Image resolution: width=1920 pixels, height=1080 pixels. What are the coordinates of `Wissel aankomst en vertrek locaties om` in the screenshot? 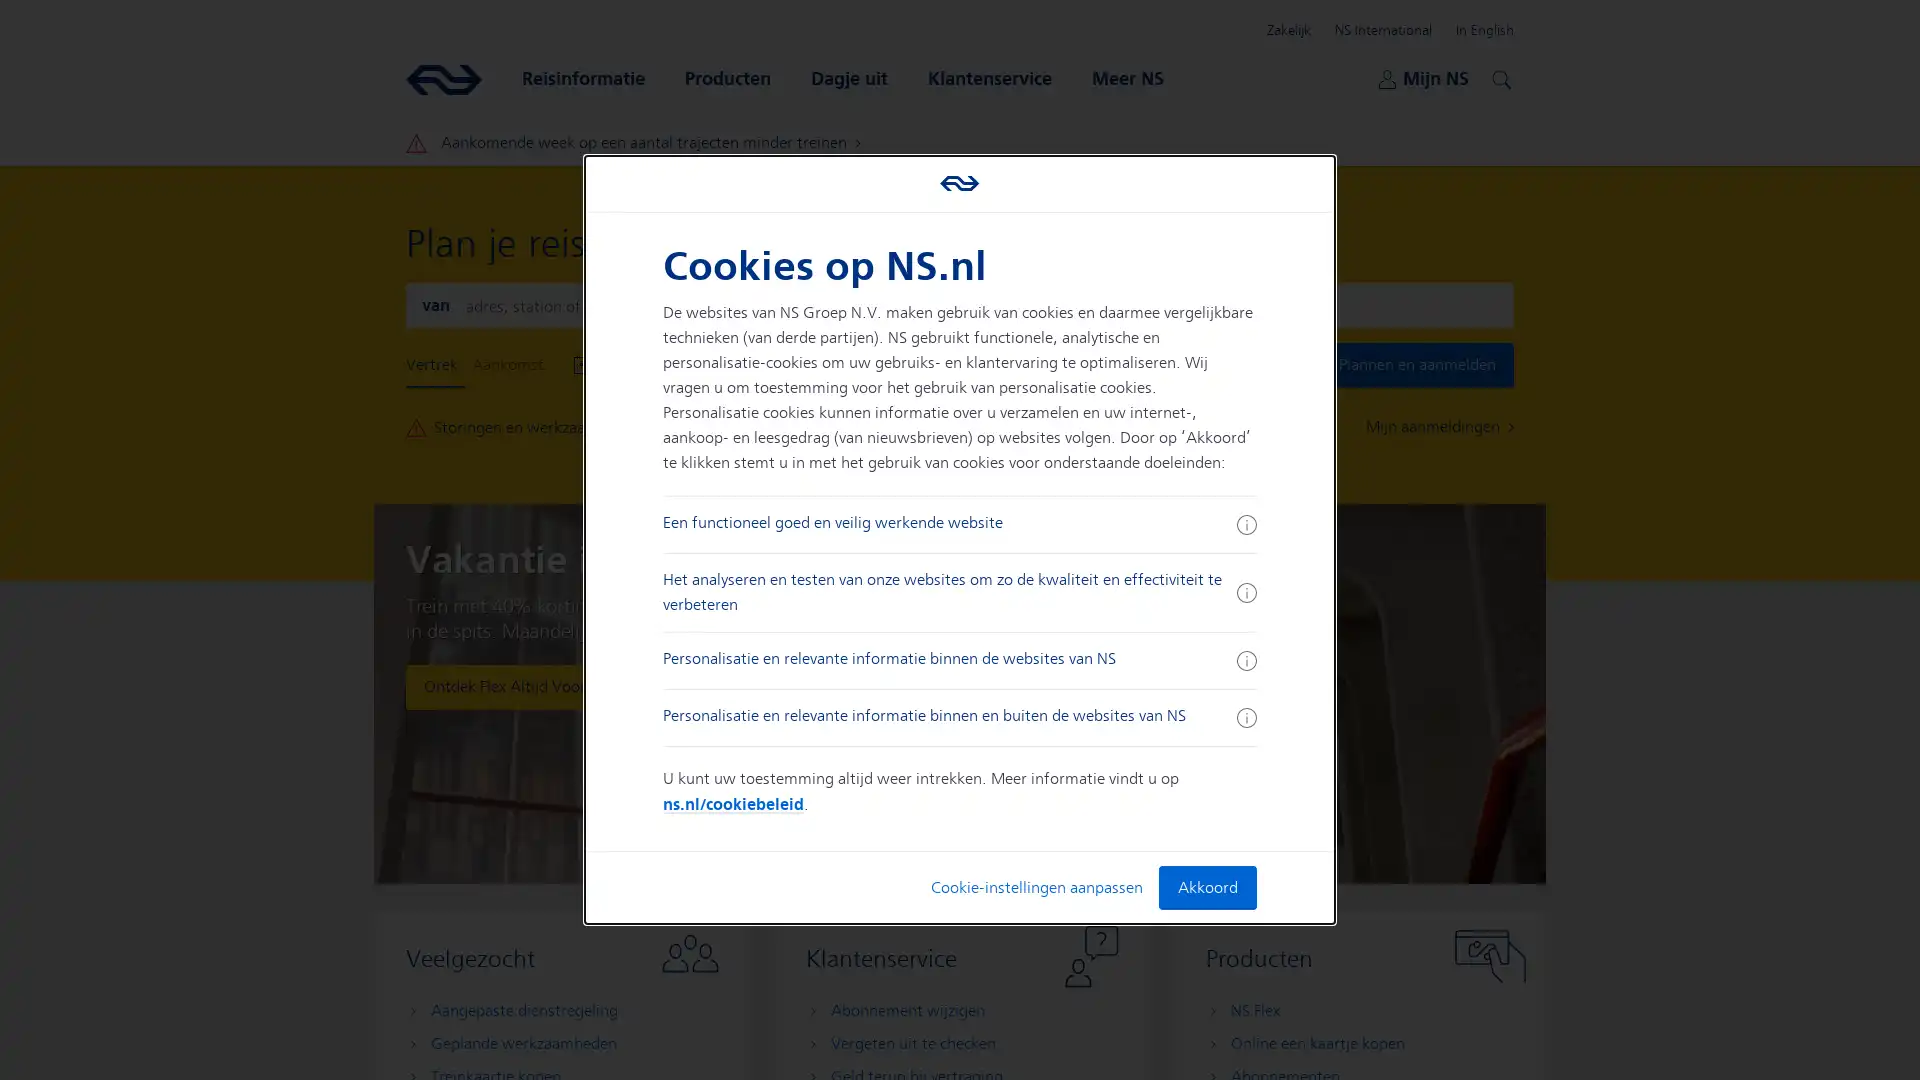 It's located at (958, 305).